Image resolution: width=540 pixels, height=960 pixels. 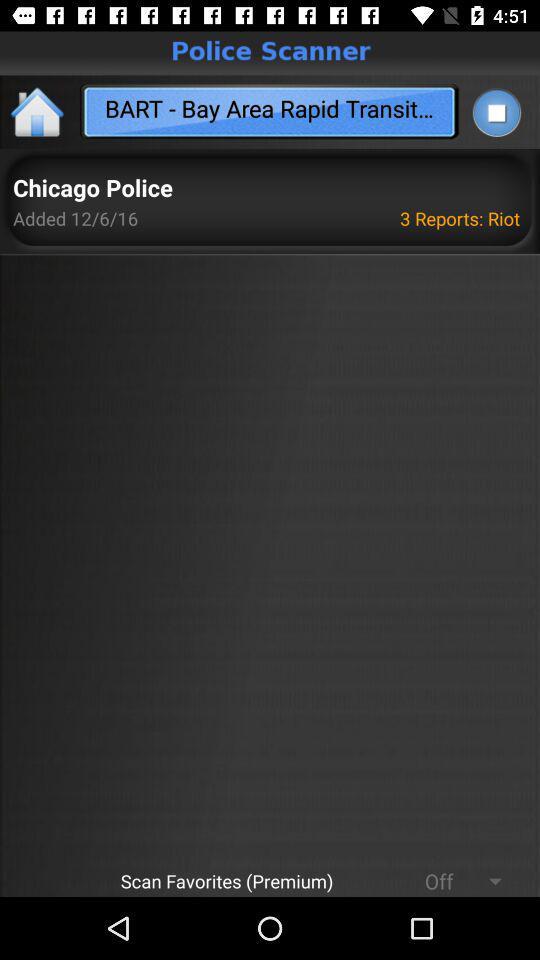 I want to click on the home icon, so click(x=38, y=111).